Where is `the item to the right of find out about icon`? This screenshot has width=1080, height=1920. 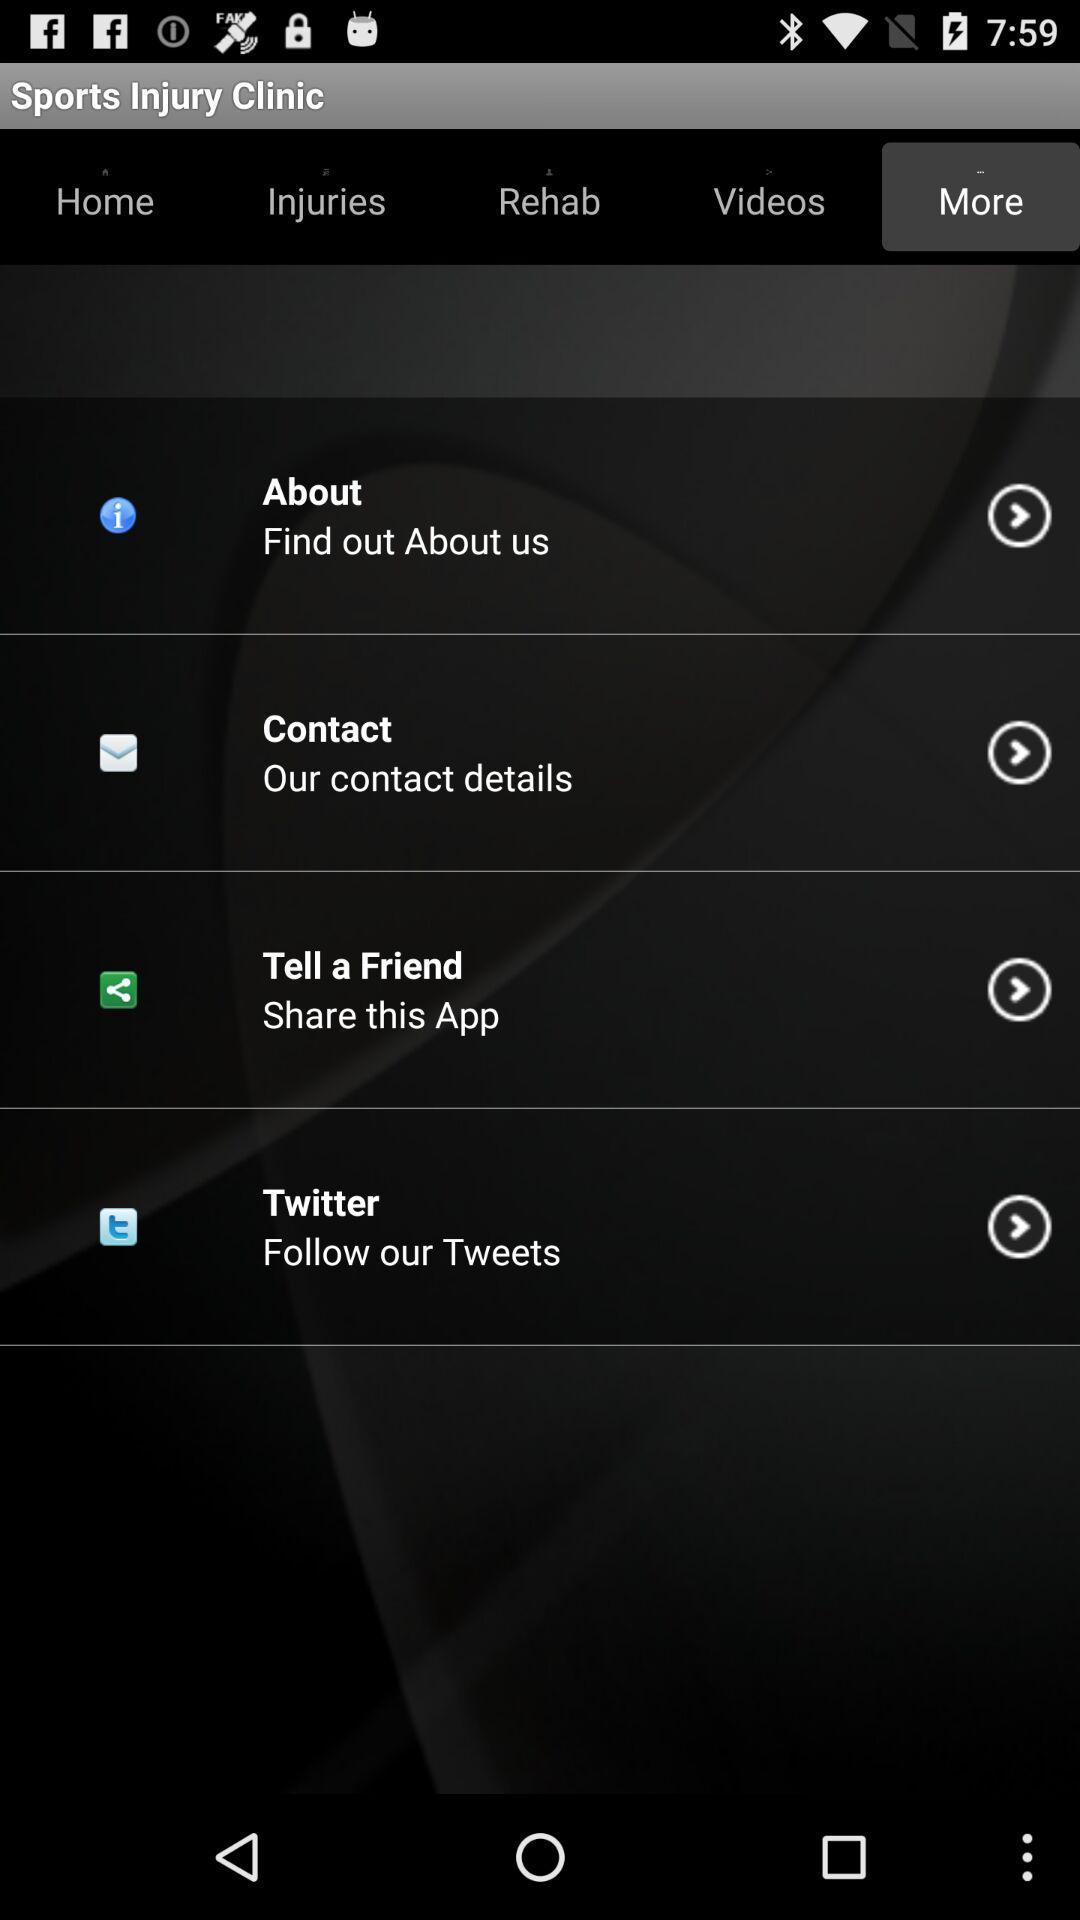
the item to the right of find out about icon is located at coordinates (1019, 515).